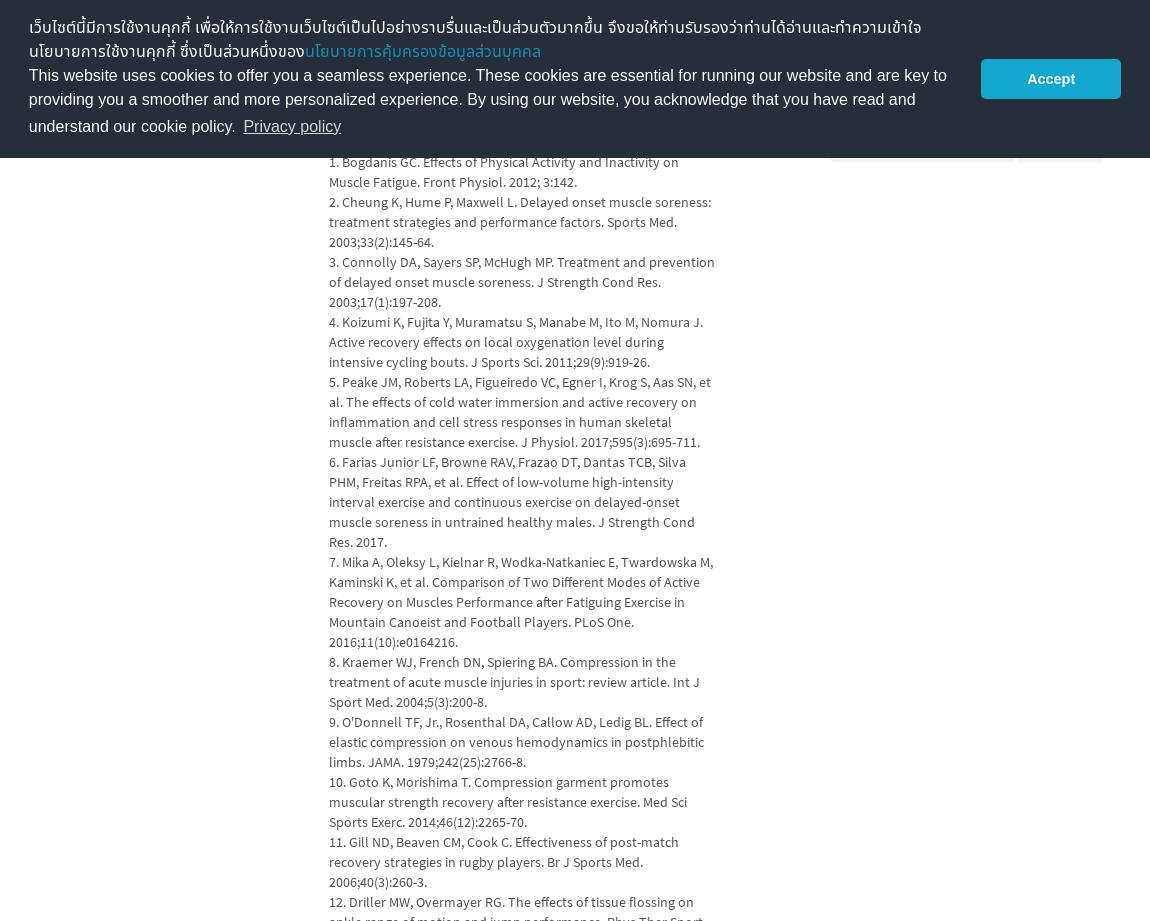  What do you see at coordinates (513, 682) in the screenshot?
I see `'8. Kraemer WJ, French DN, Spiering BA. Compression in the treatment of acute muscle injuries in sport: review article. Int J Sport Med. 2004;5(3):200-8.'` at bounding box center [513, 682].